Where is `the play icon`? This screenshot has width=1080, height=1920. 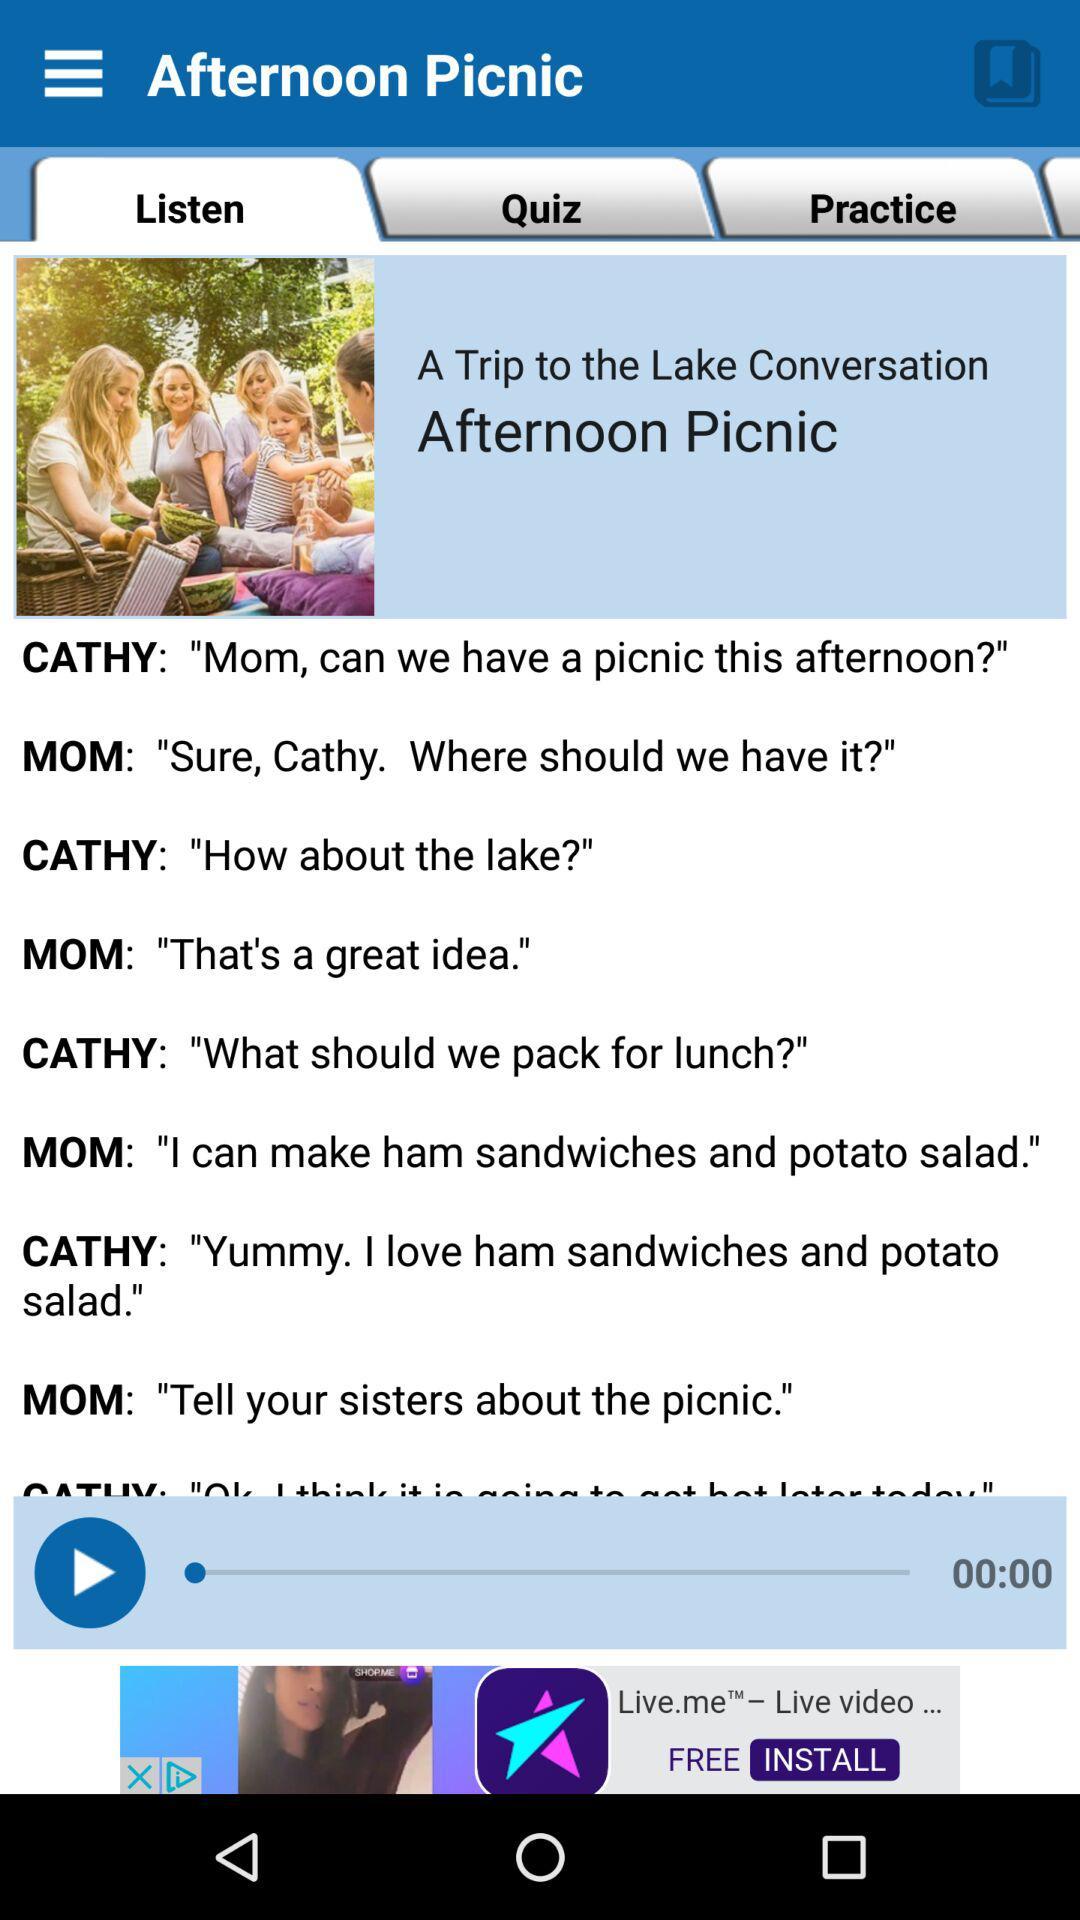
the play icon is located at coordinates (88, 1571).